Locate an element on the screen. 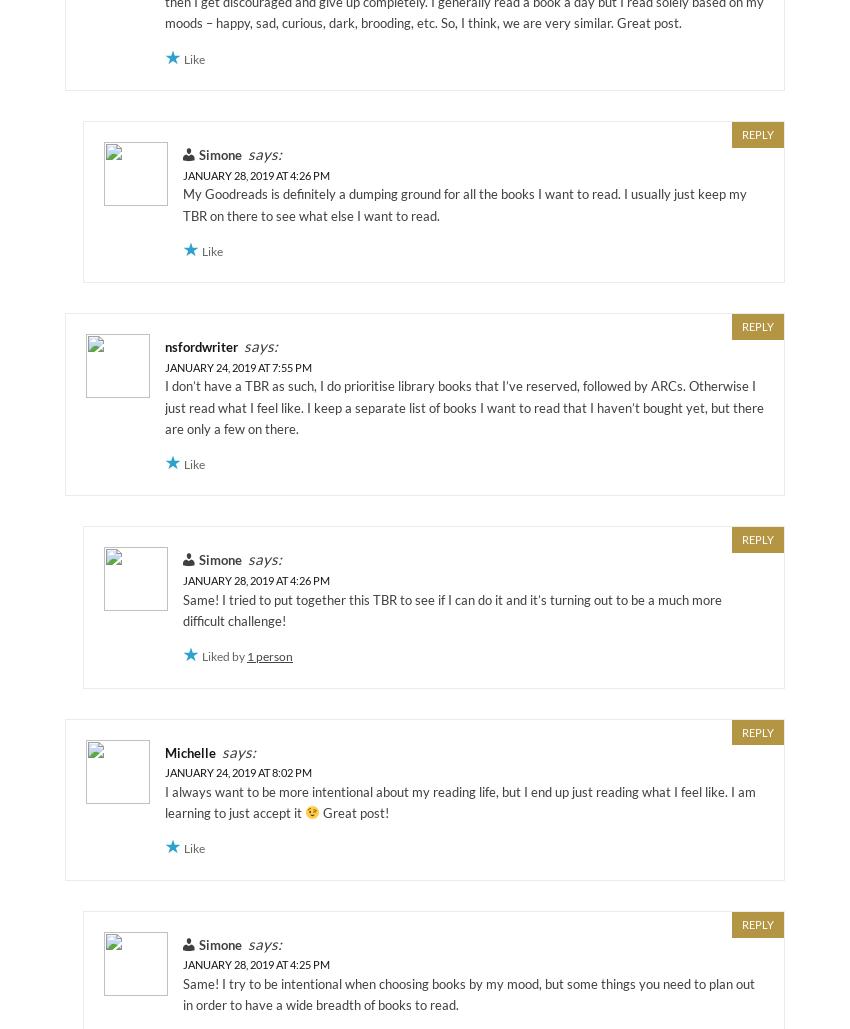 The height and width of the screenshot is (1029, 850). 'Same! I try to be intentional when choosing books by my mood, but some things you need to plan out in order to have a wide breadth of books to read.' is located at coordinates (469, 993).